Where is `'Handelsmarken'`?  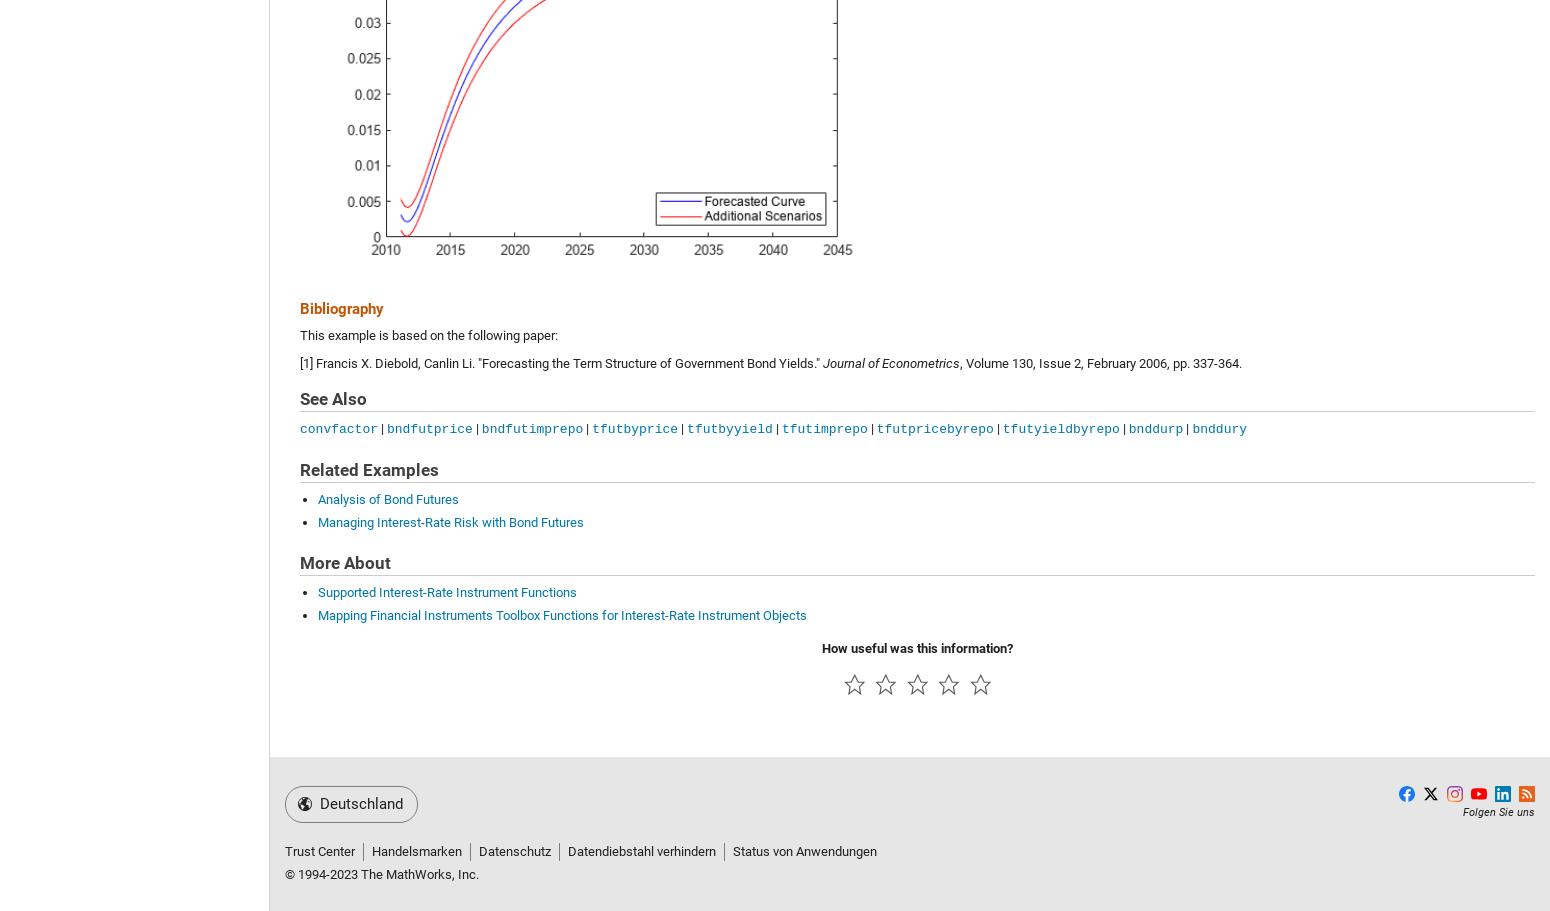 'Handelsmarken' is located at coordinates (416, 850).